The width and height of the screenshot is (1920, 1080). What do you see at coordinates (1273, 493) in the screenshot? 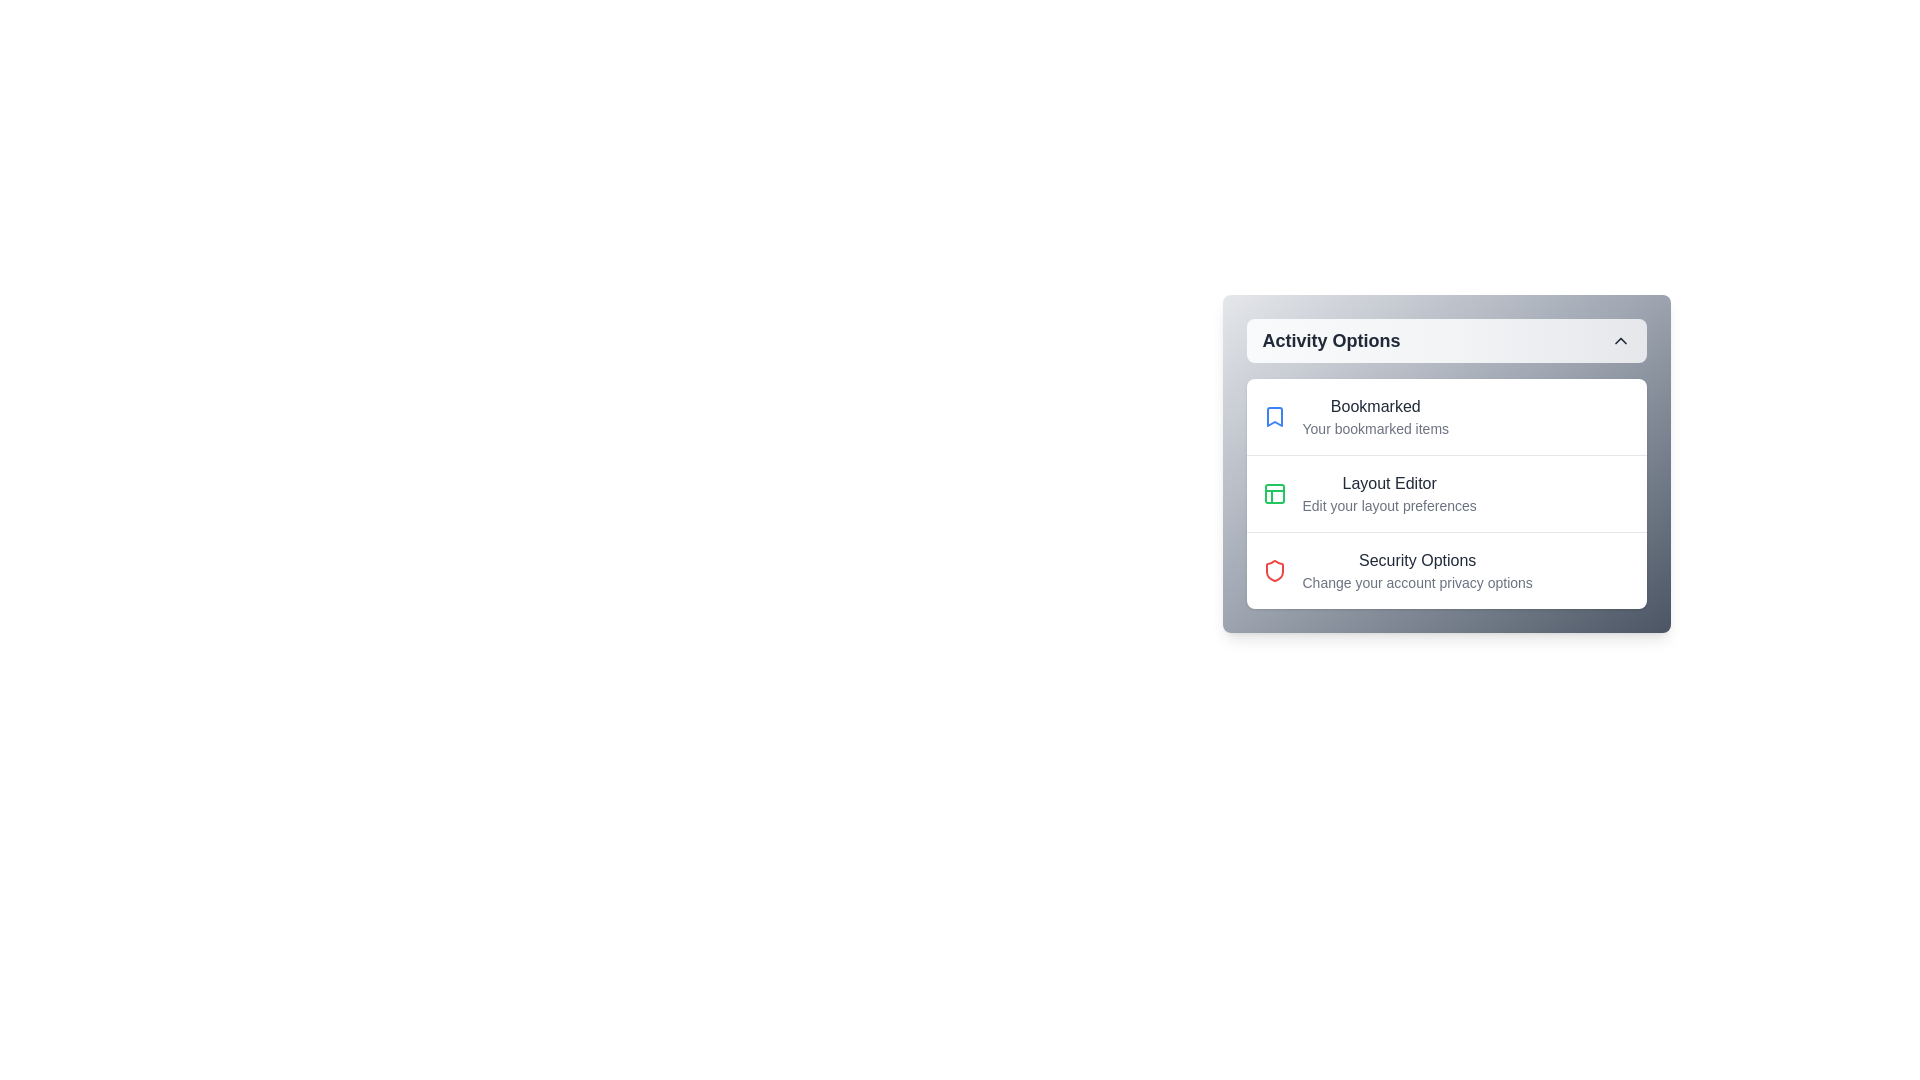
I see `the 'Layout Editor' icon located within the 'Activity Options' widget, to the left of the descriptive text and title` at bounding box center [1273, 493].